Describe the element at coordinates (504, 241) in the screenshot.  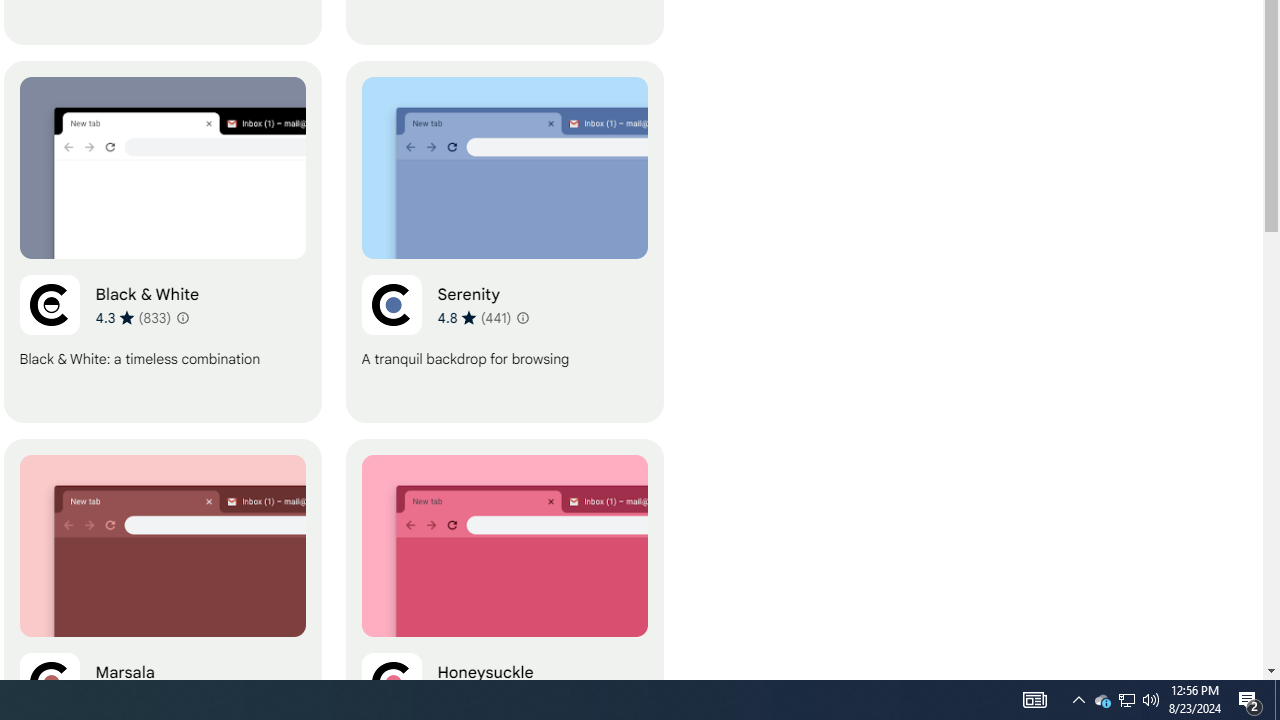
I see `'Serenity'` at that location.